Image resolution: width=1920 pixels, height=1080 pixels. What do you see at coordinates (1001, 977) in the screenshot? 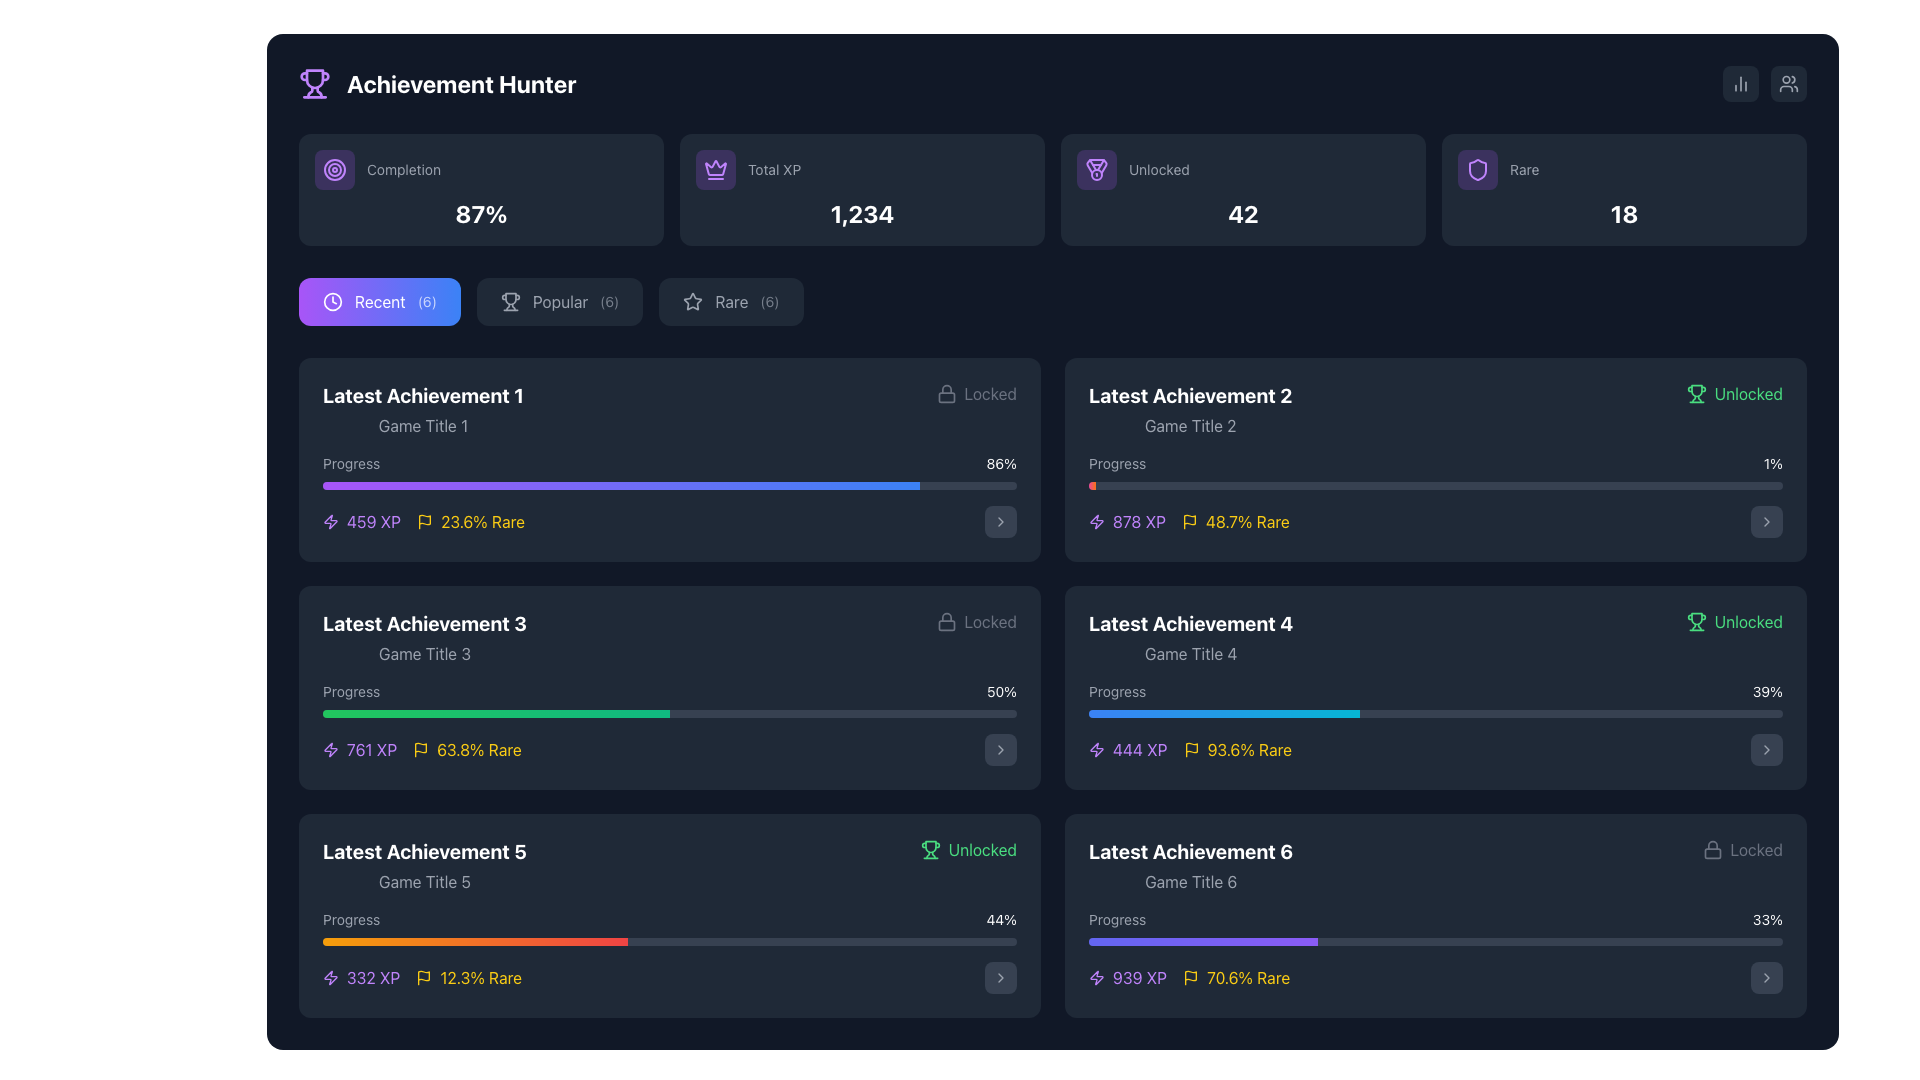
I see `the small rectangular button with rounded corners and a gray background, located at the far-right of the row labeled 'Latest Achievement 5'` at bounding box center [1001, 977].